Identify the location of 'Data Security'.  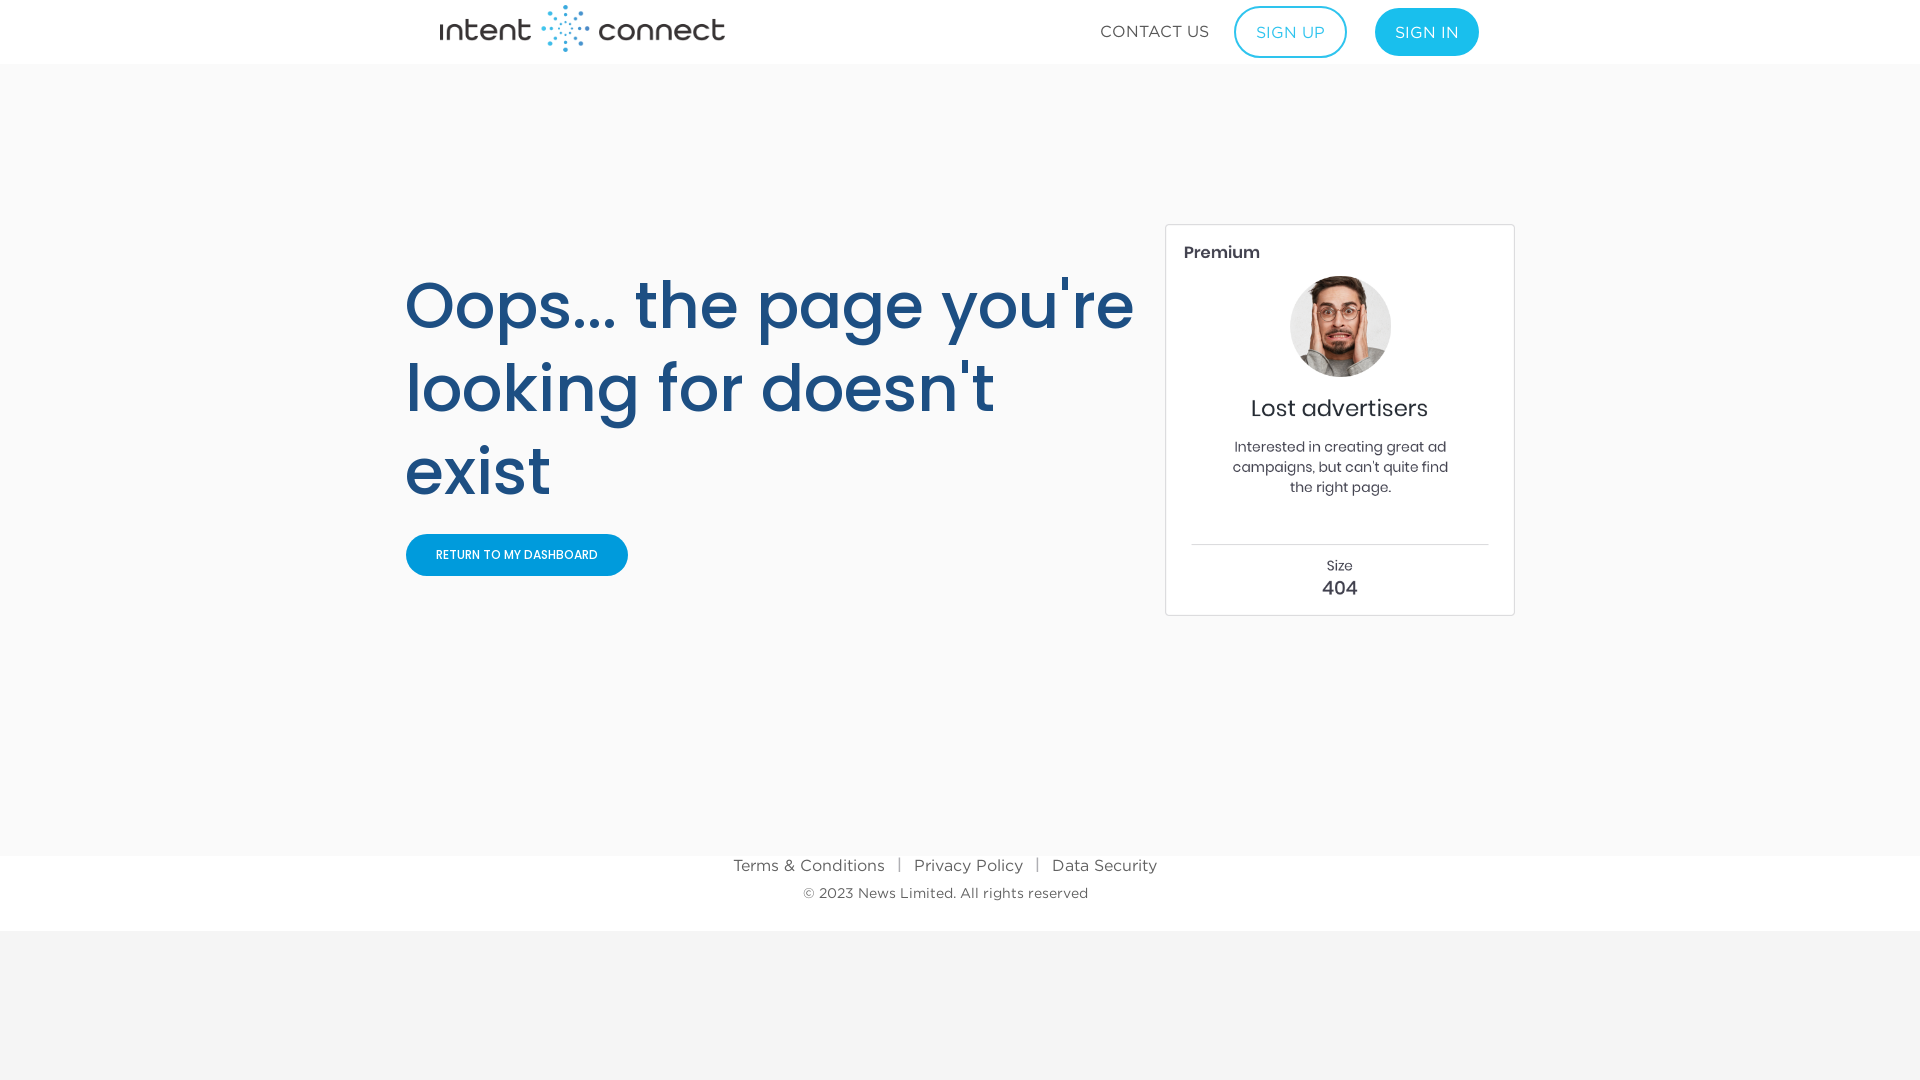
(1103, 863).